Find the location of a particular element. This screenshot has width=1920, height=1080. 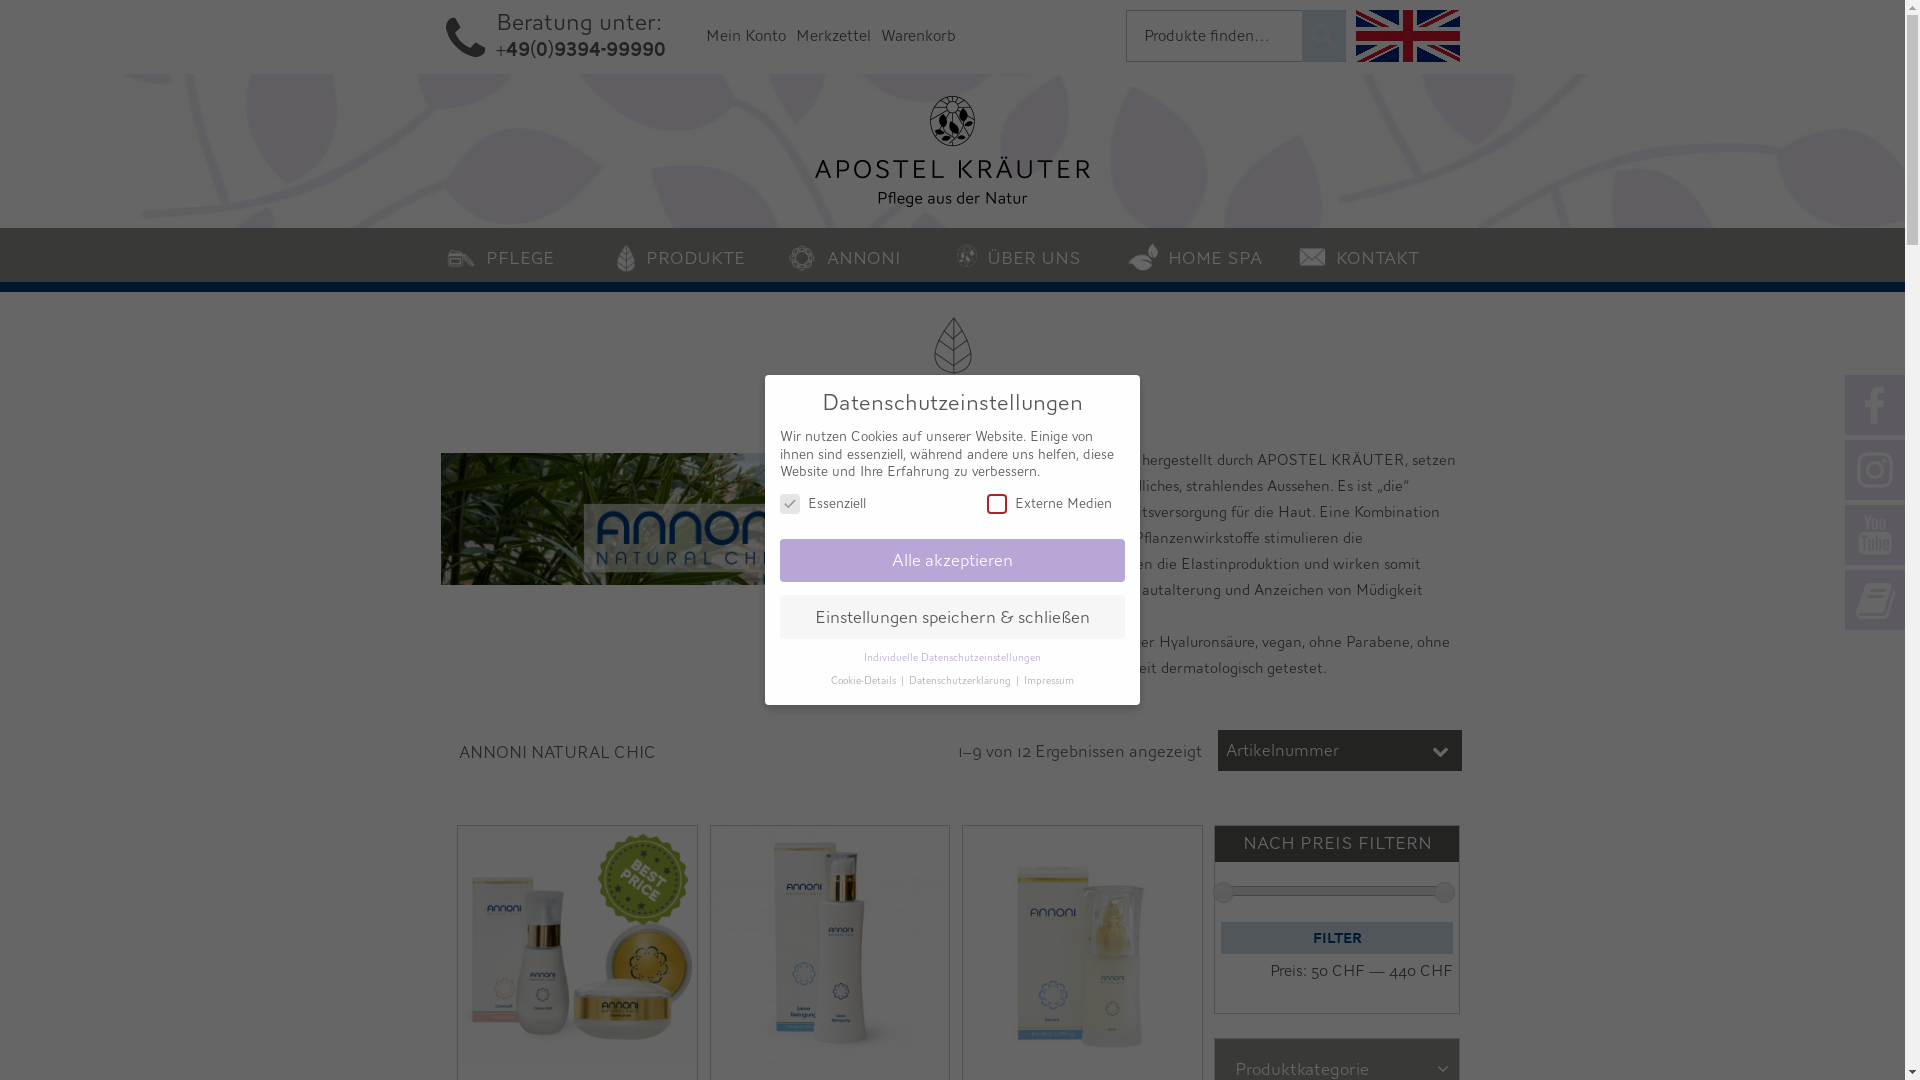

'Mein Konto' is located at coordinates (744, 35).